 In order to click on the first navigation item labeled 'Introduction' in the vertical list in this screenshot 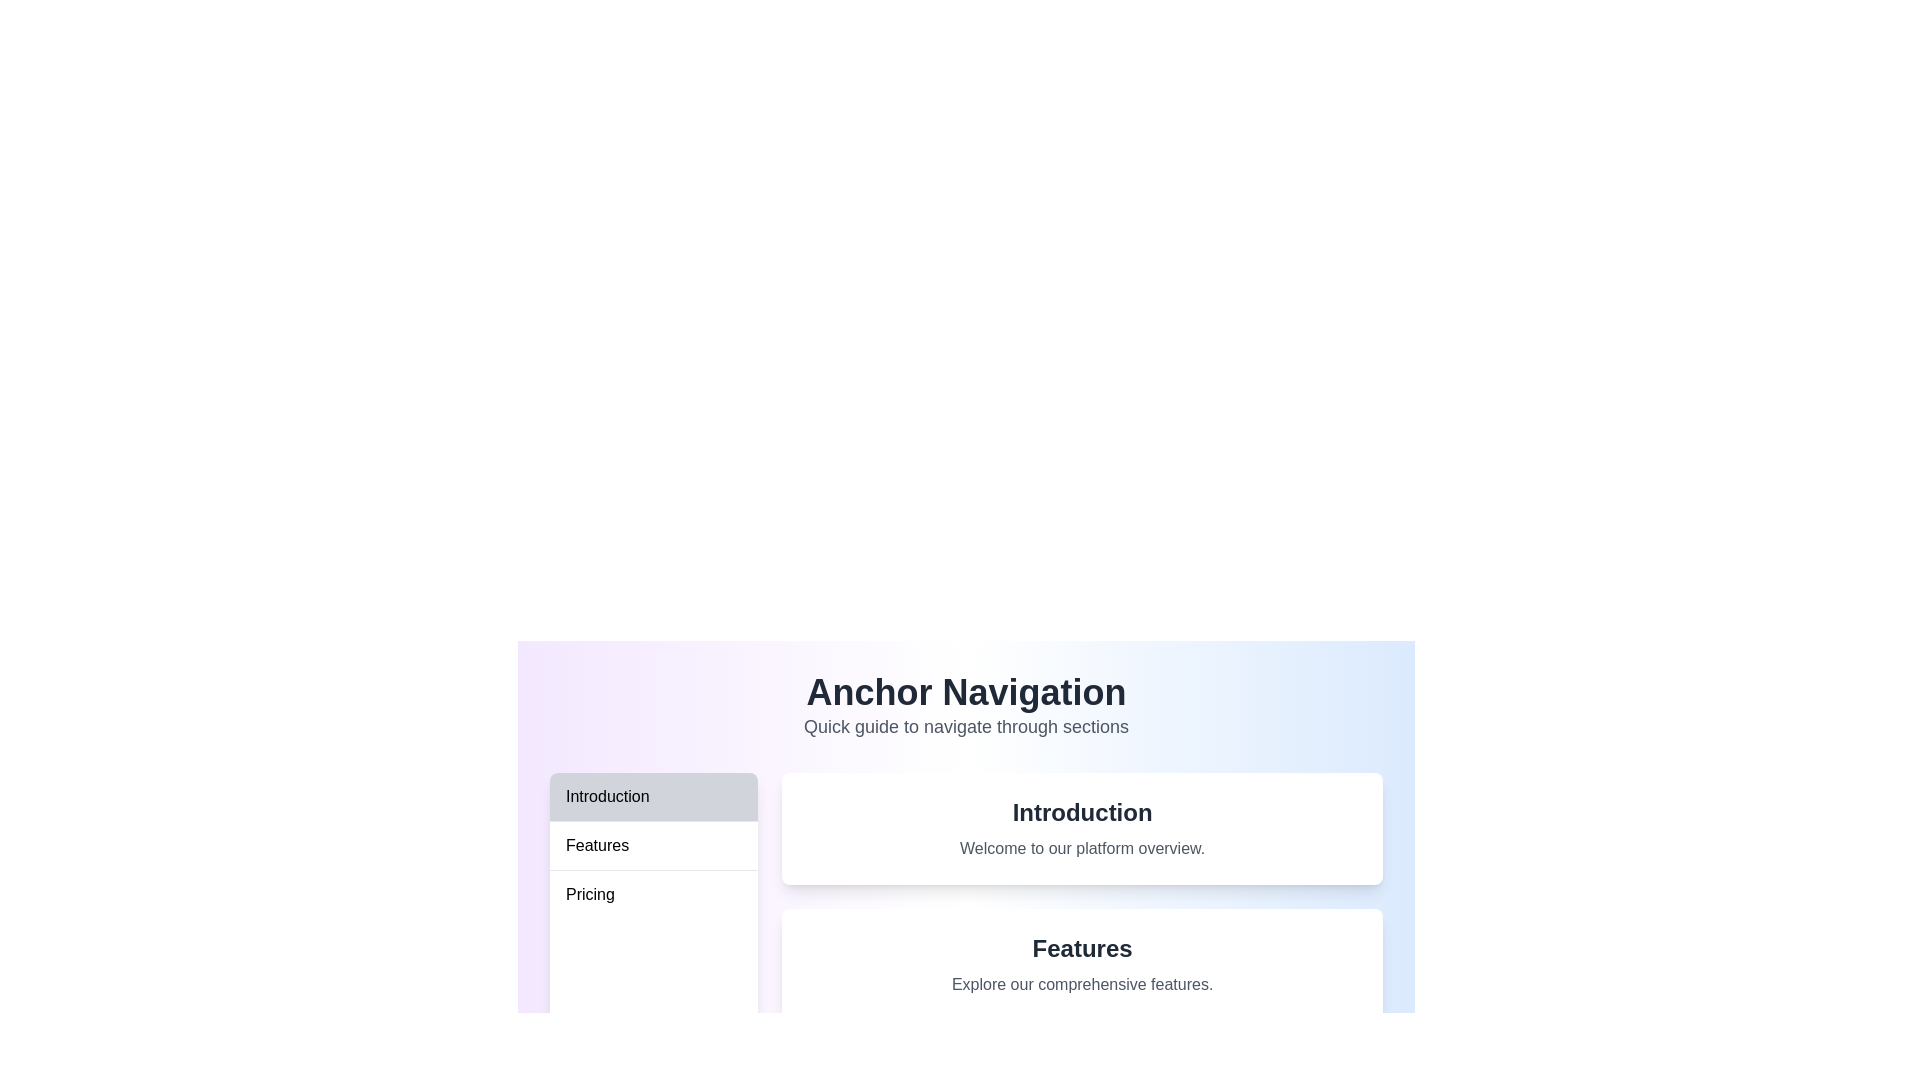, I will do `click(654, 796)`.